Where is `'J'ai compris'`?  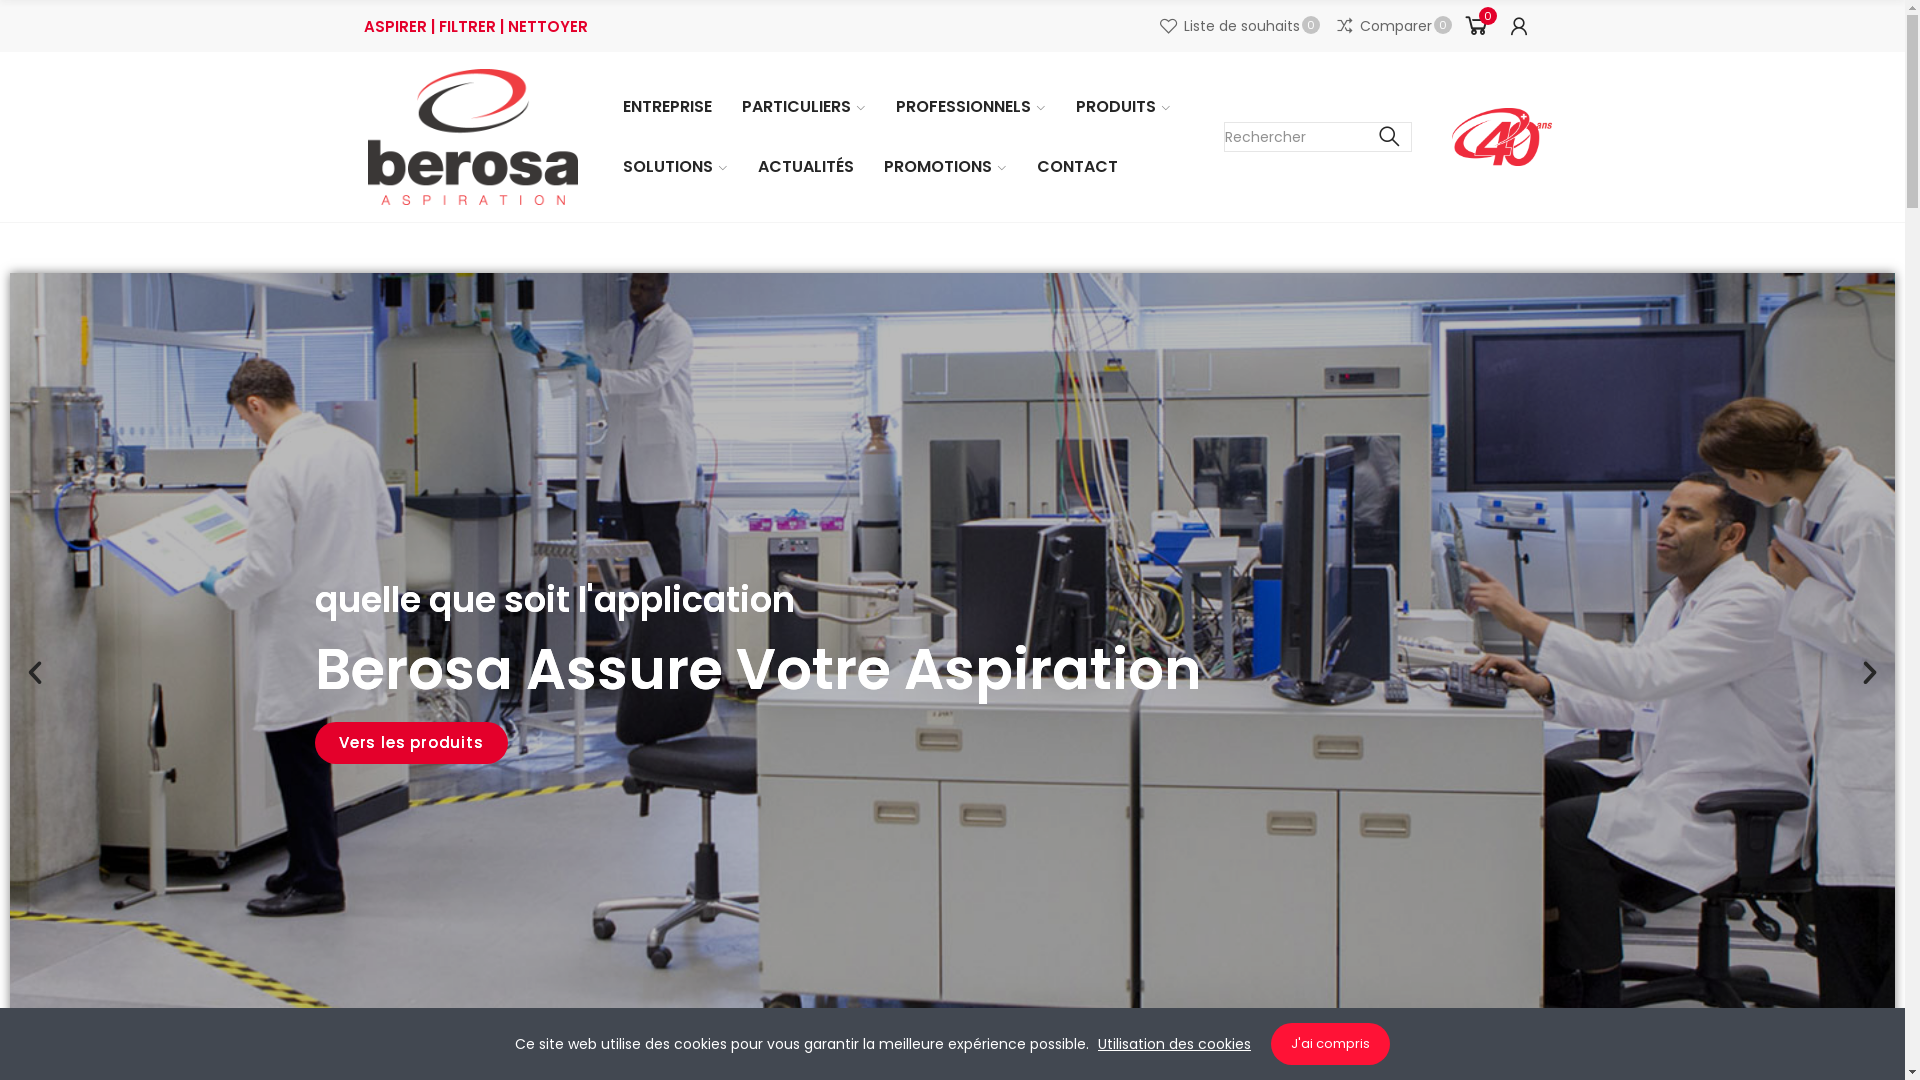
'J'ai compris' is located at coordinates (1330, 1043).